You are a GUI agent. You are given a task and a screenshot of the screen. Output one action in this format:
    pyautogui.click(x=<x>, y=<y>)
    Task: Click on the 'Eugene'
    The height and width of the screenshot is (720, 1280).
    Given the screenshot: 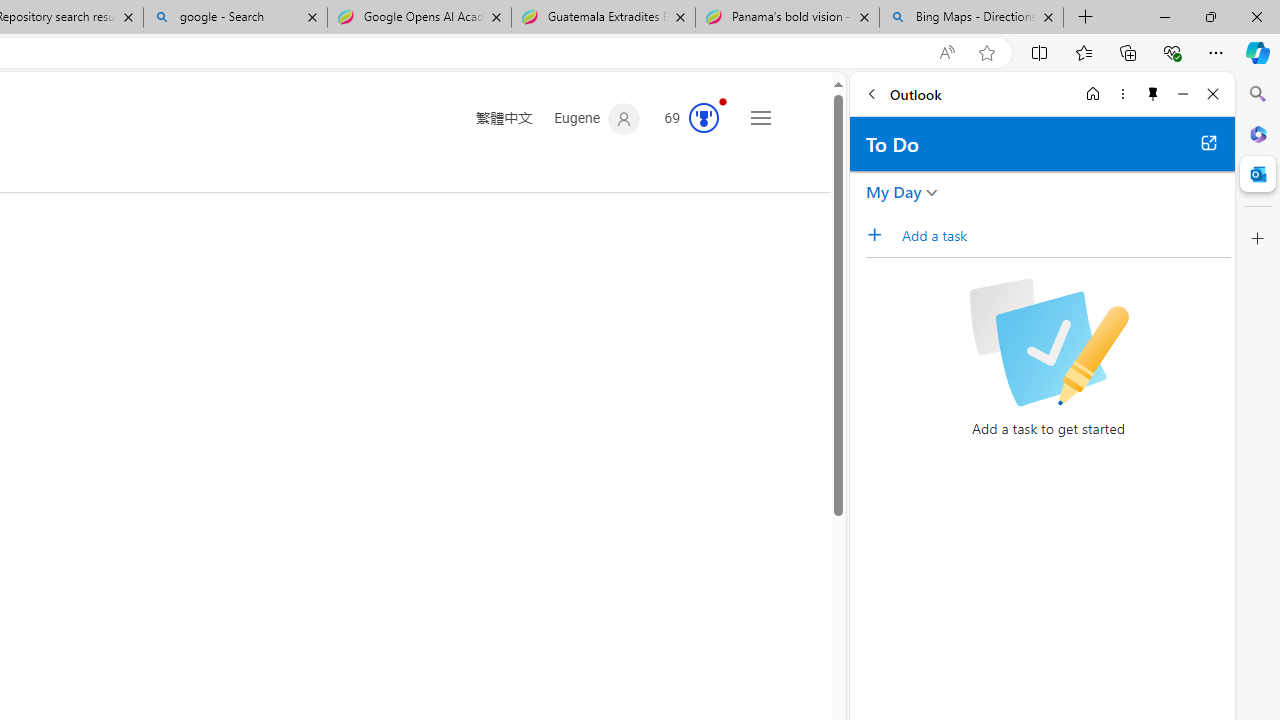 What is the action you would take?
    pyautogui.click(x=596, y=119)
    